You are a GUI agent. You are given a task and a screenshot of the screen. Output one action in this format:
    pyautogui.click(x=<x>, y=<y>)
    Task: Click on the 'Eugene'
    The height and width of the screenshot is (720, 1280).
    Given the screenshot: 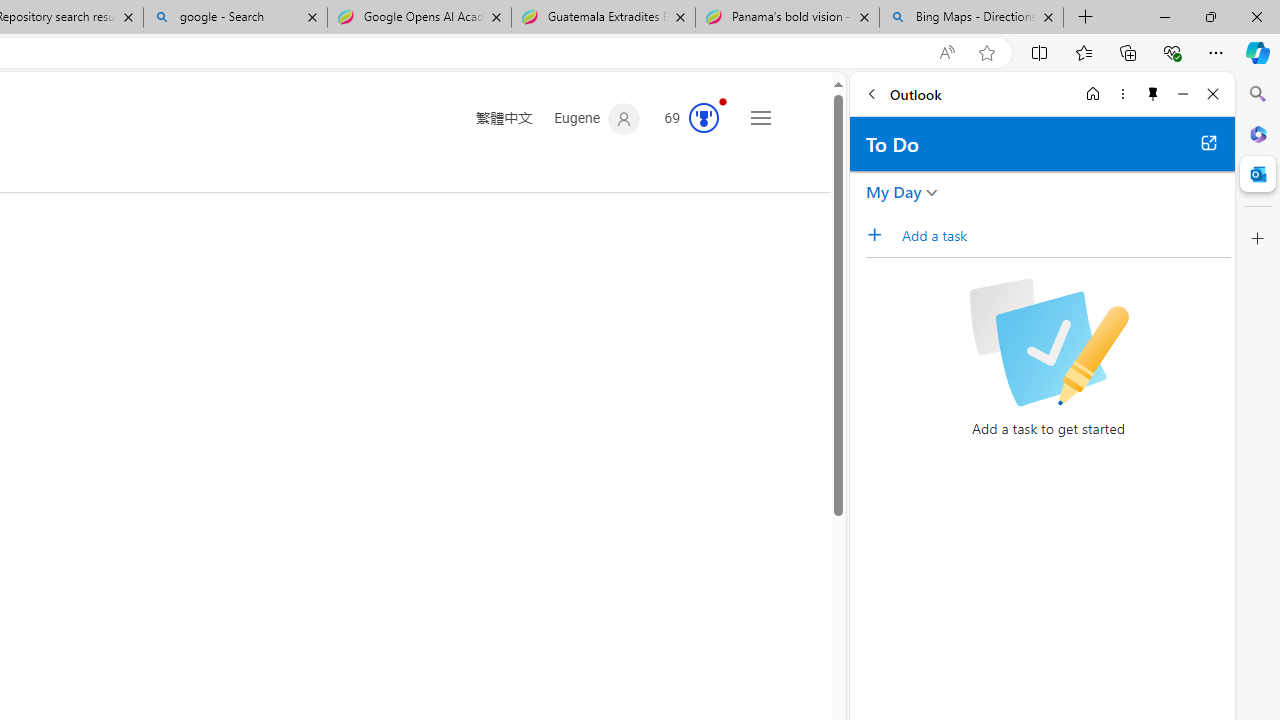 What is the action you would take?
    pyautogui.click(x=596, y=119)
    